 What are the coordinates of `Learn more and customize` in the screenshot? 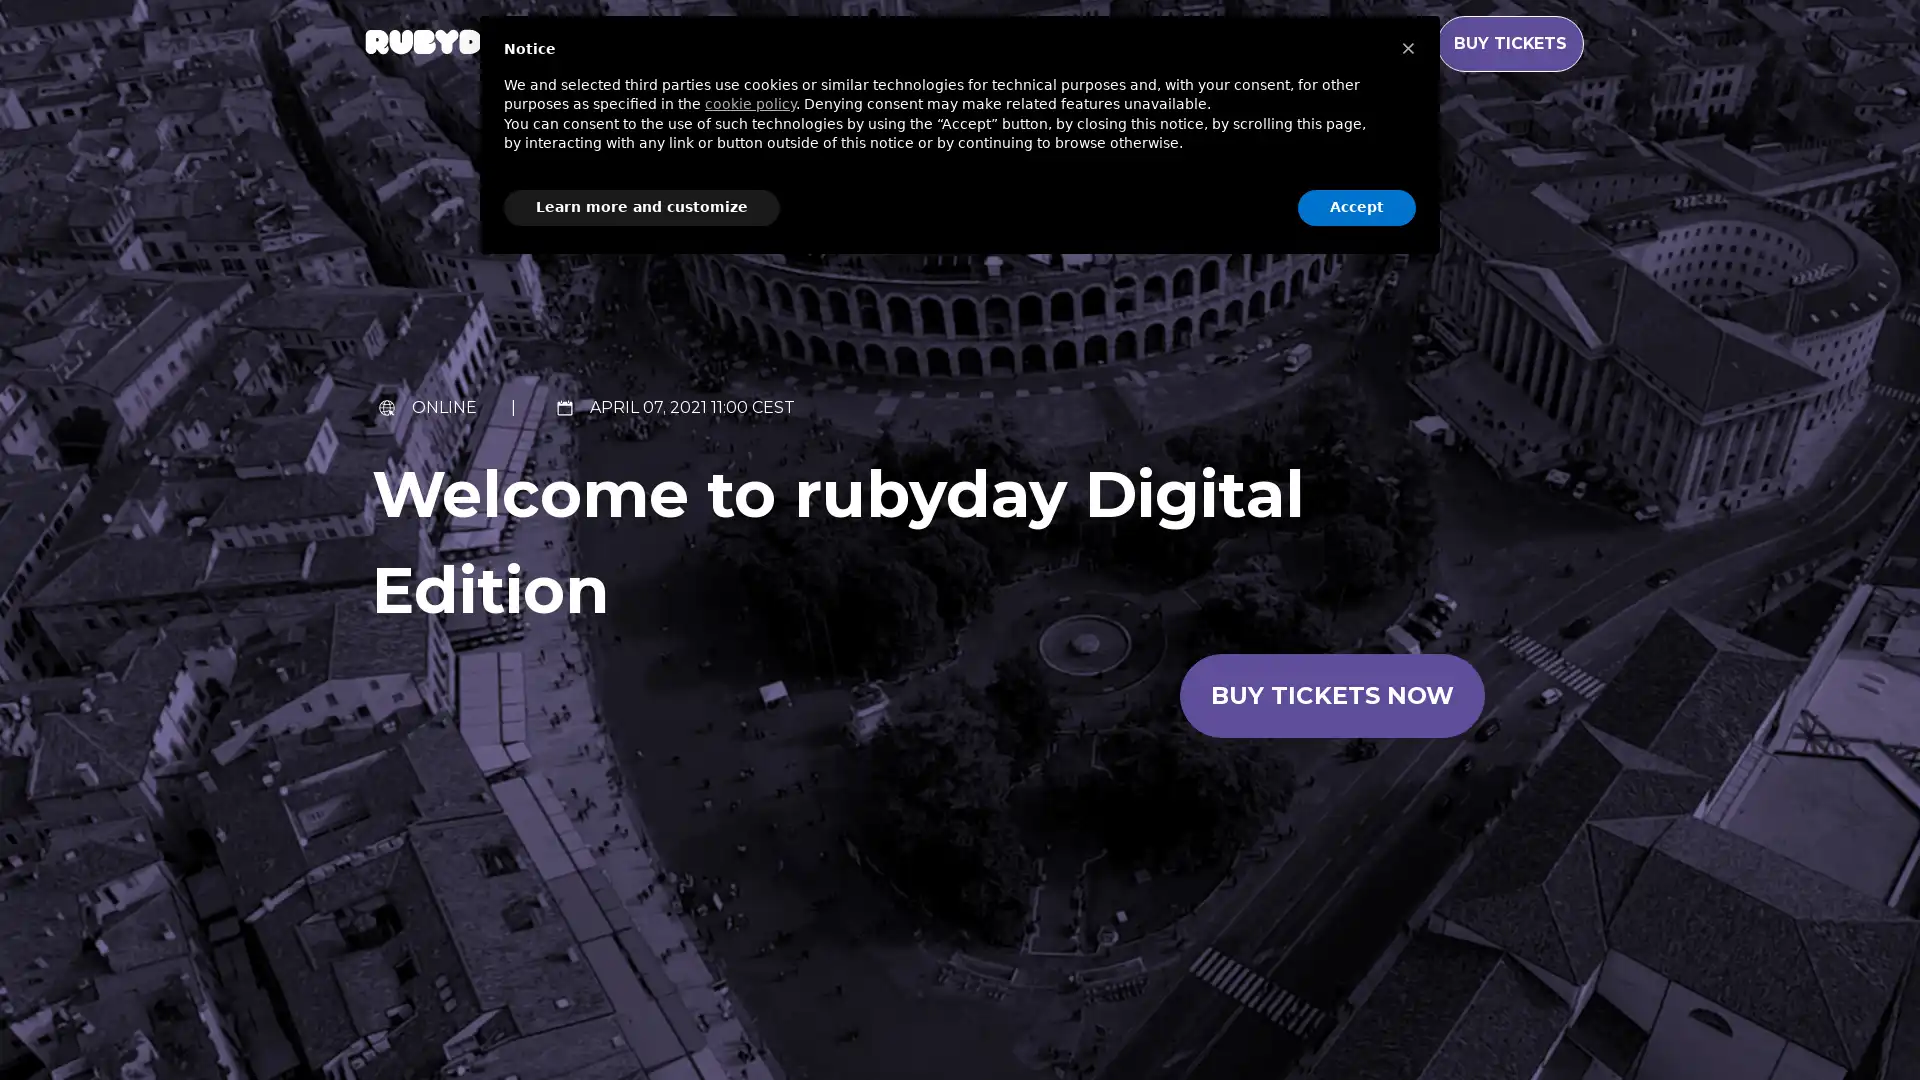 It's located at (642, 207).